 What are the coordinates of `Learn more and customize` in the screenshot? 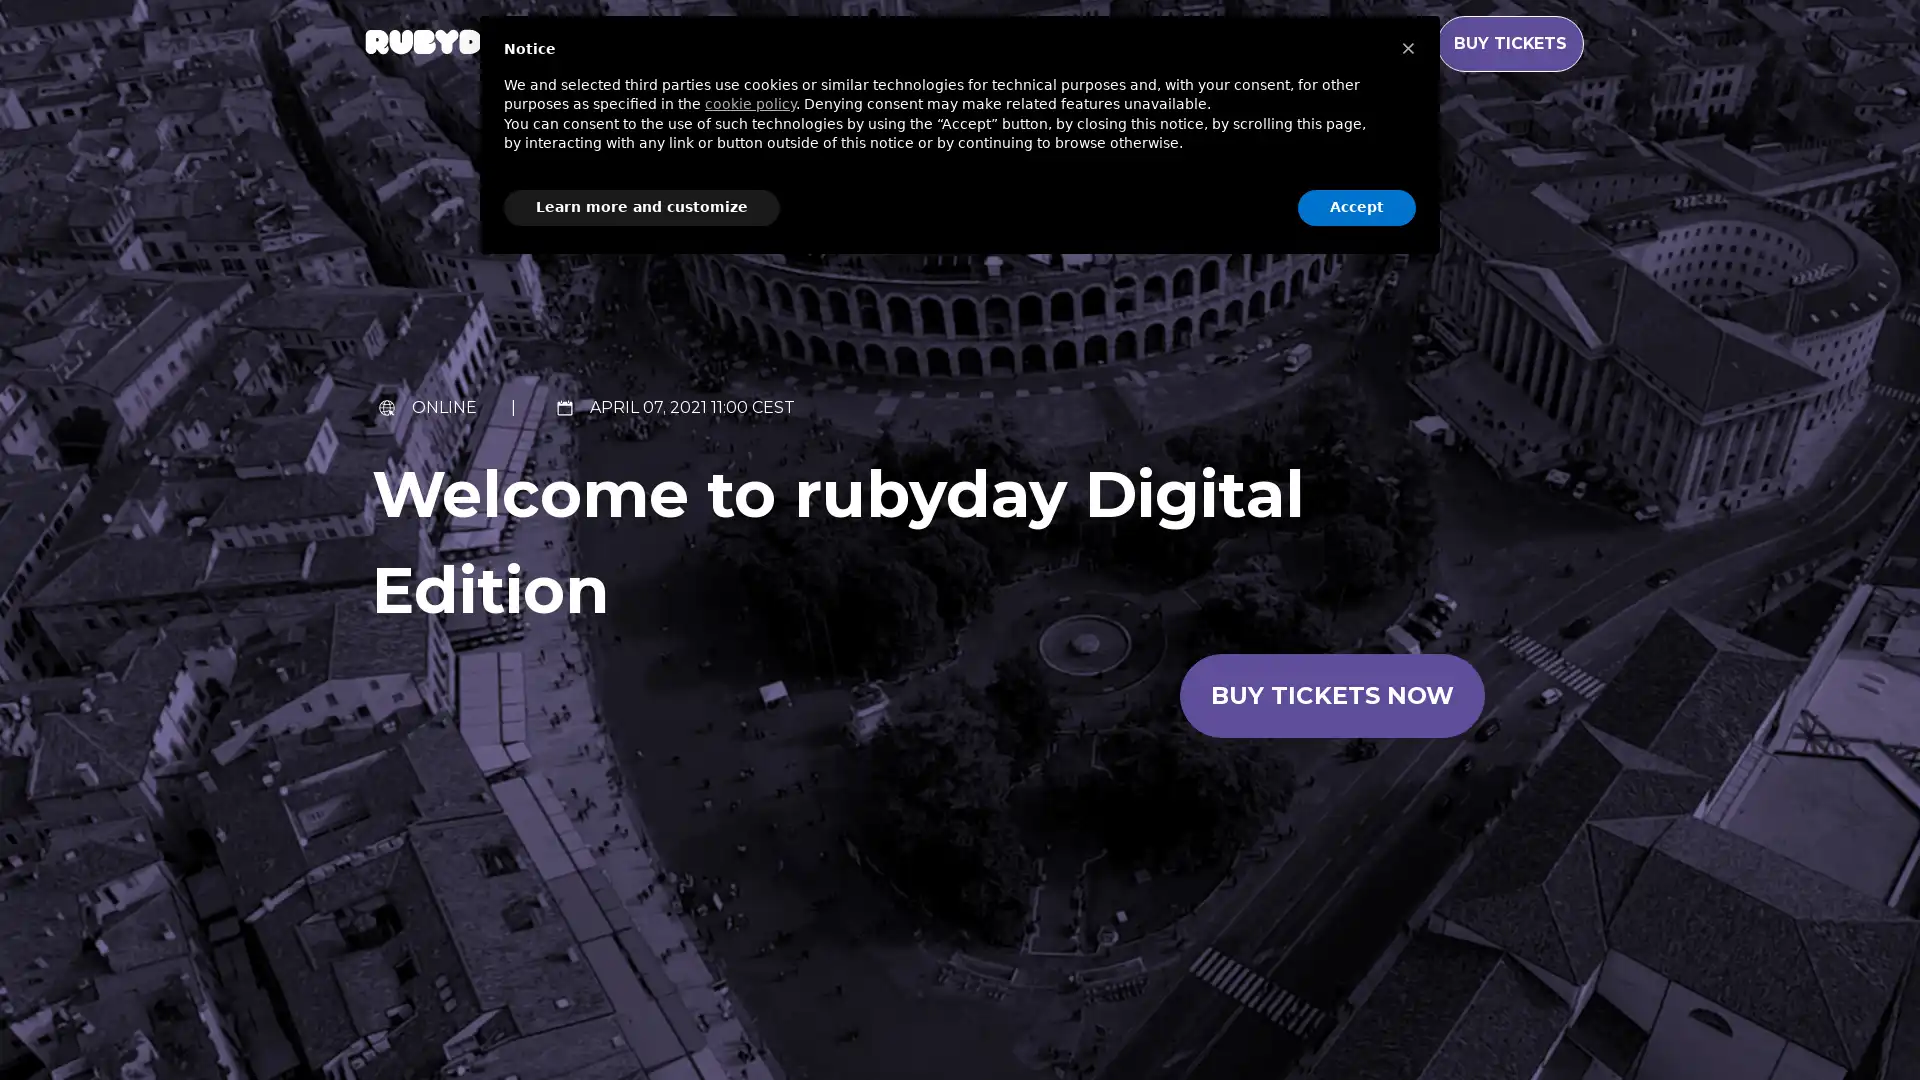 It's located at (642, 207).